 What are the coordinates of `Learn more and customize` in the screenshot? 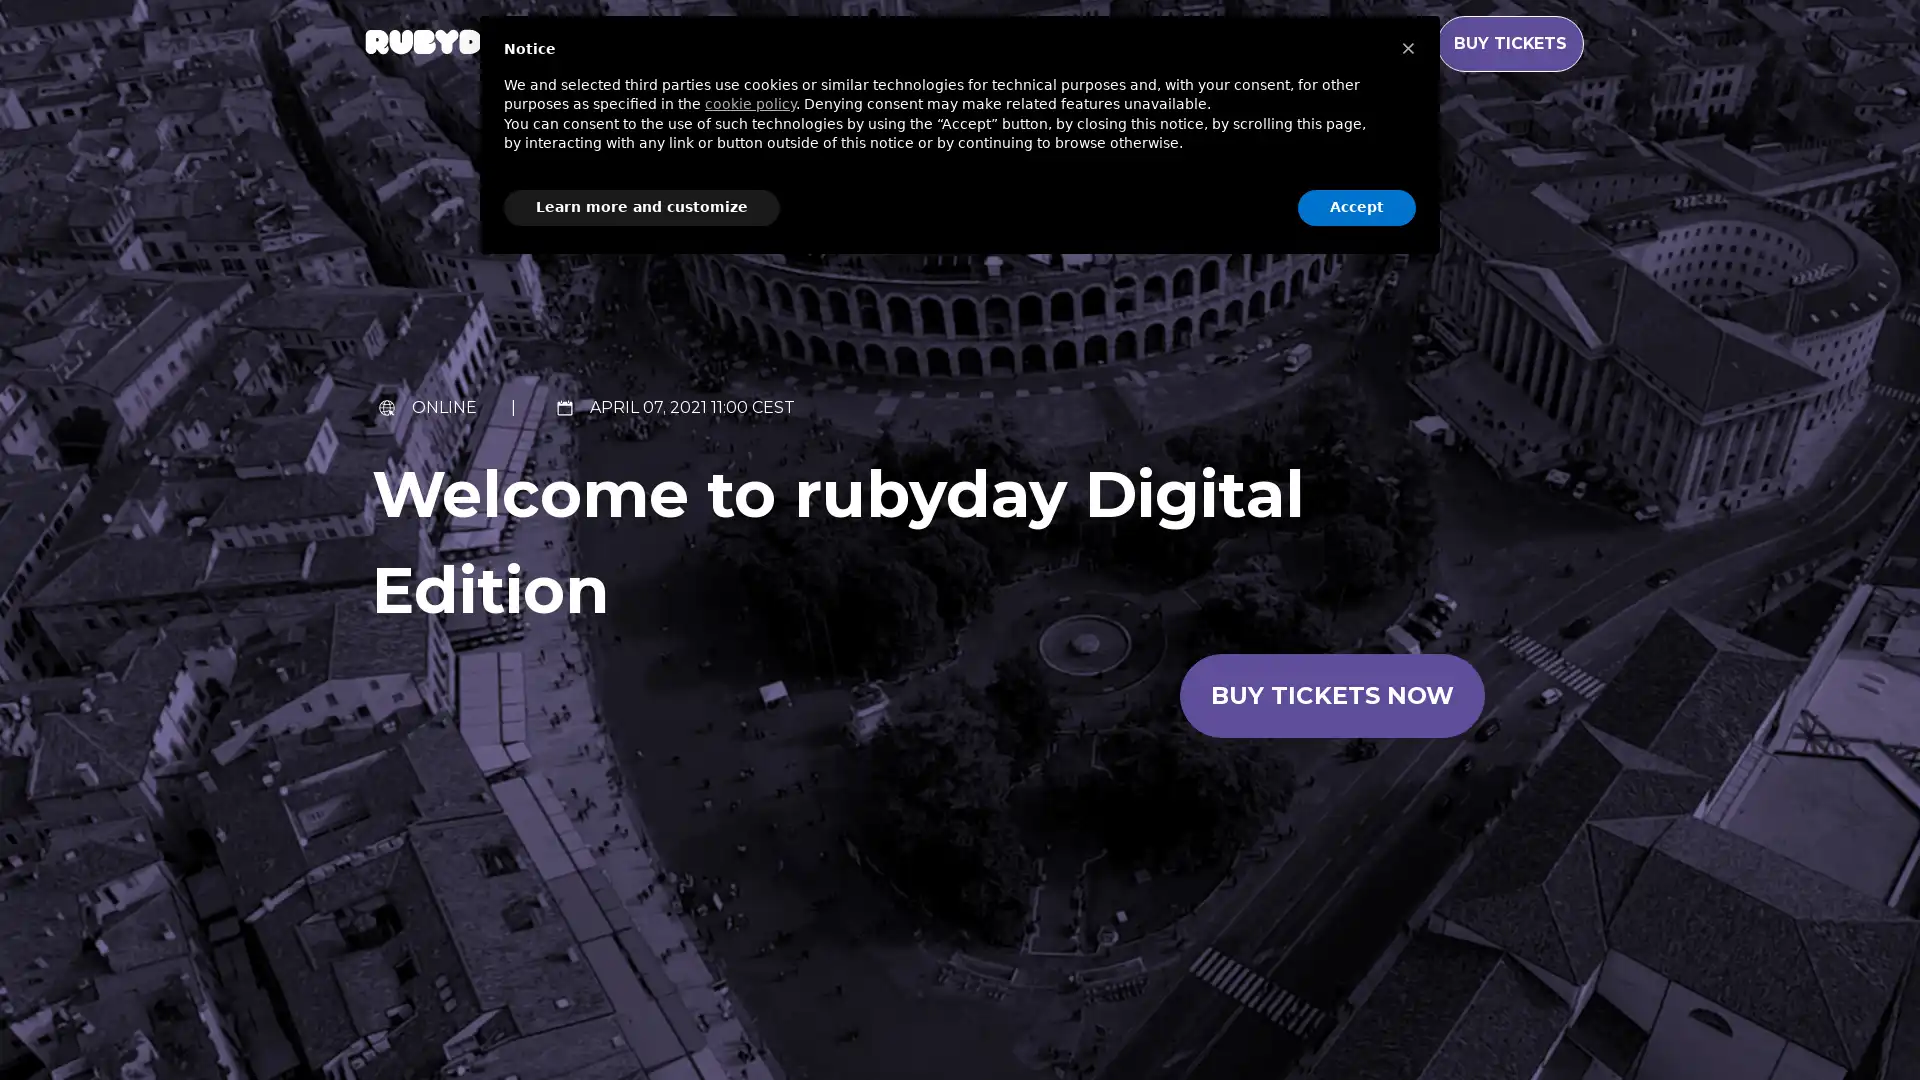 It's located at (642, 207).